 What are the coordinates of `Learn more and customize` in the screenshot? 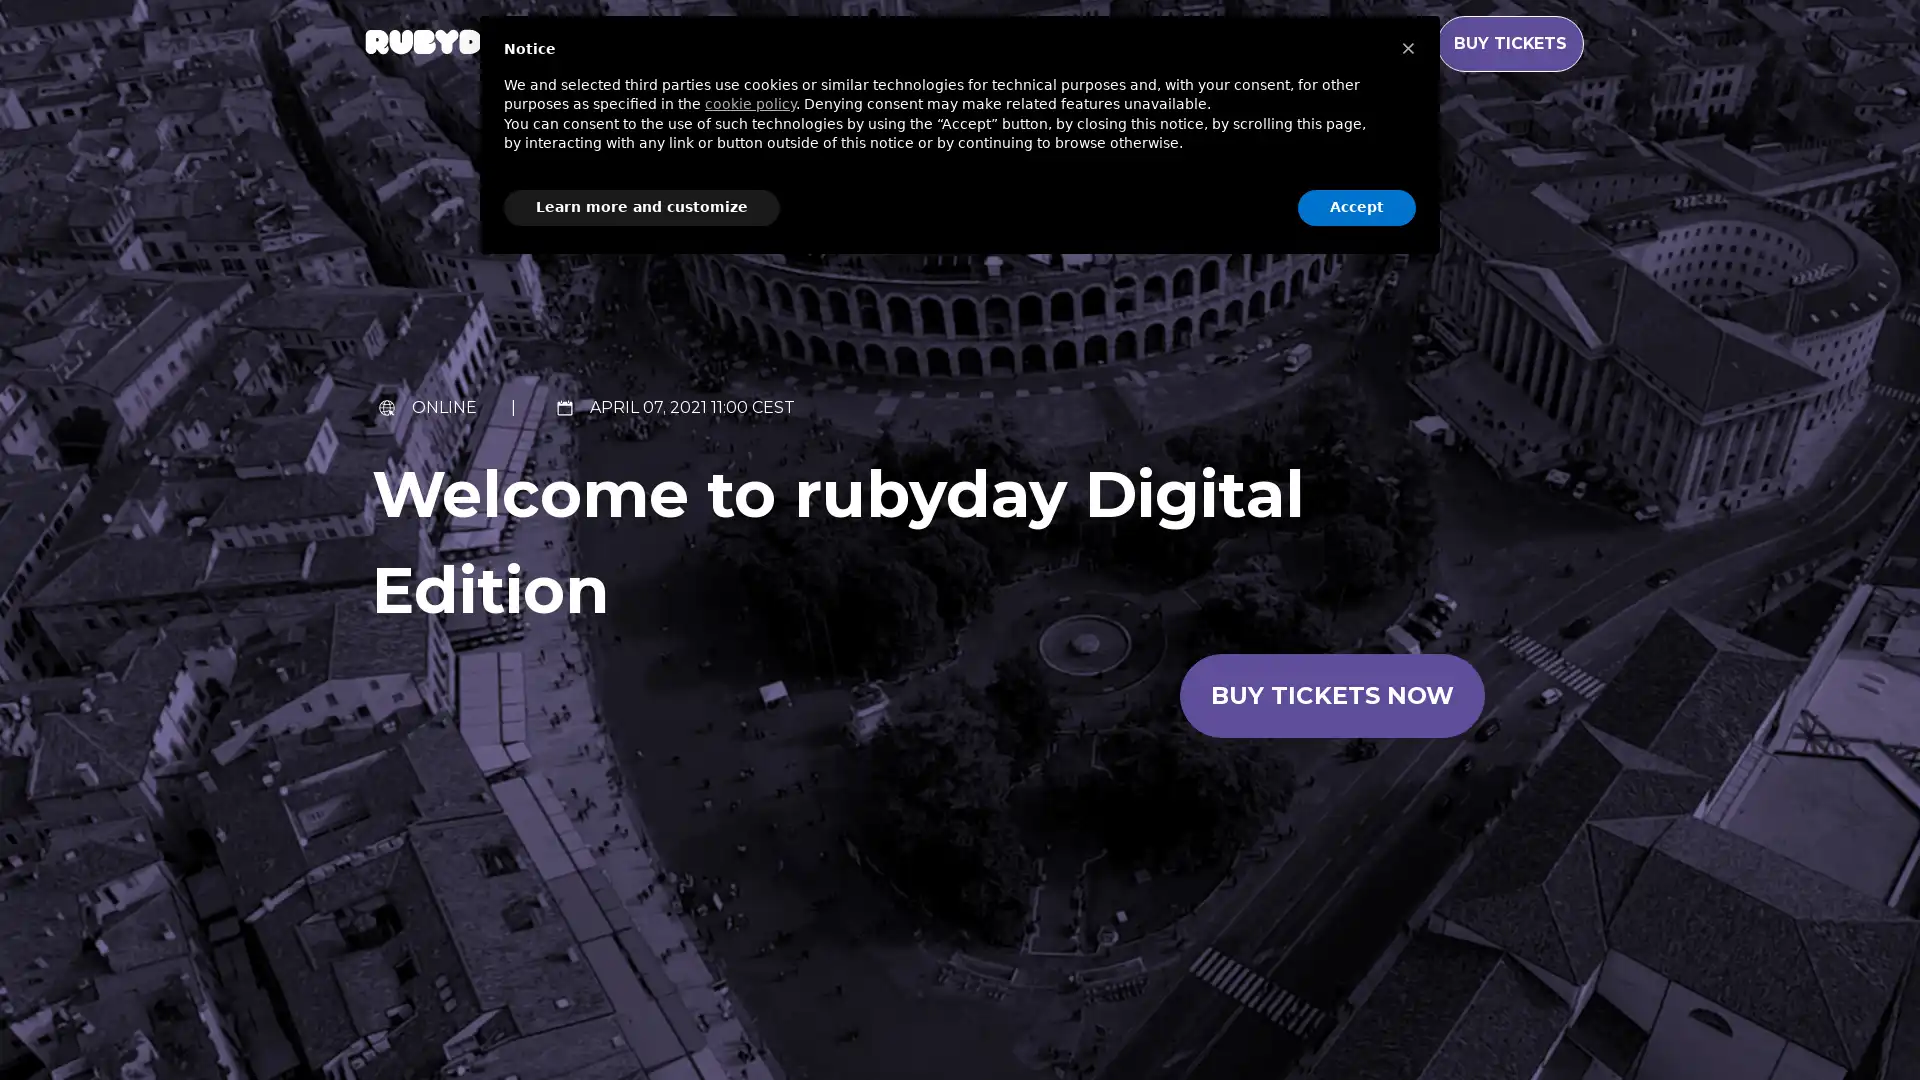 It's located at (642, 207).